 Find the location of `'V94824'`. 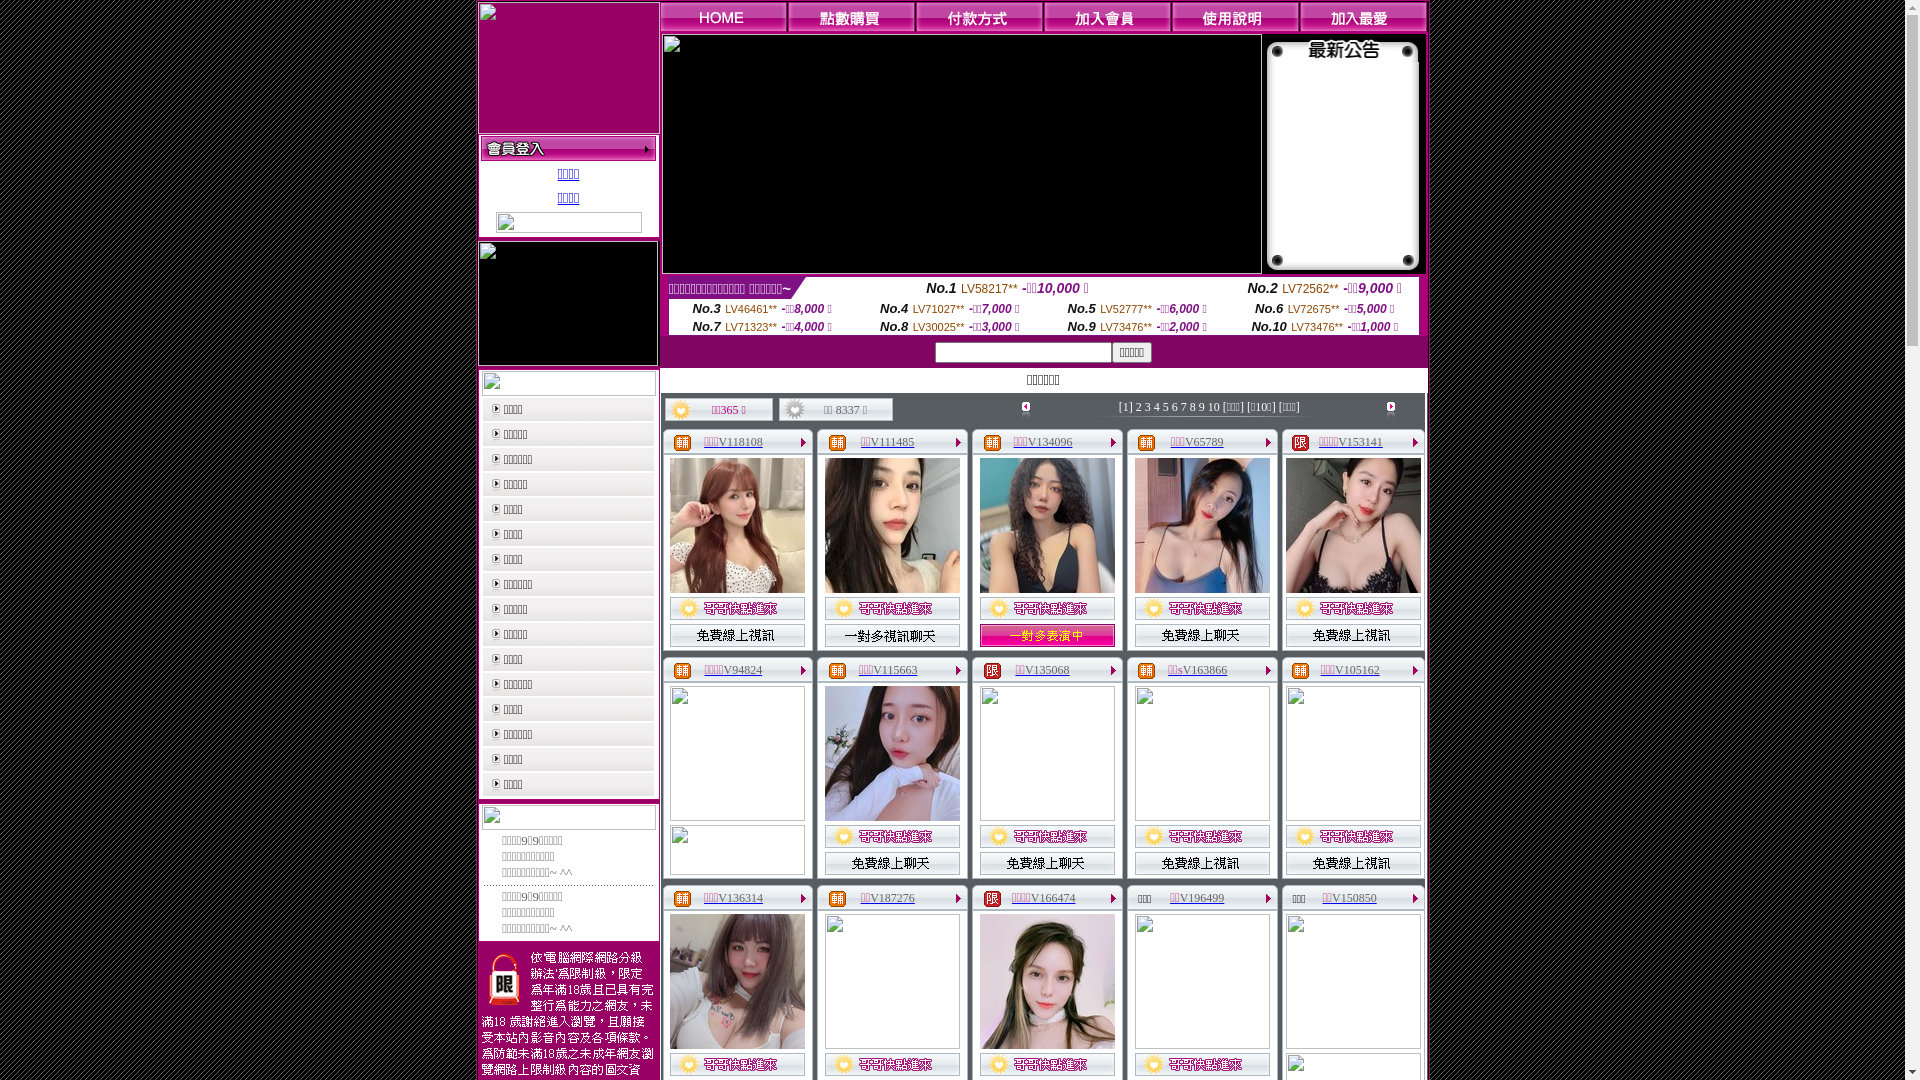

'V94824' is located at coordinates (741, 670).